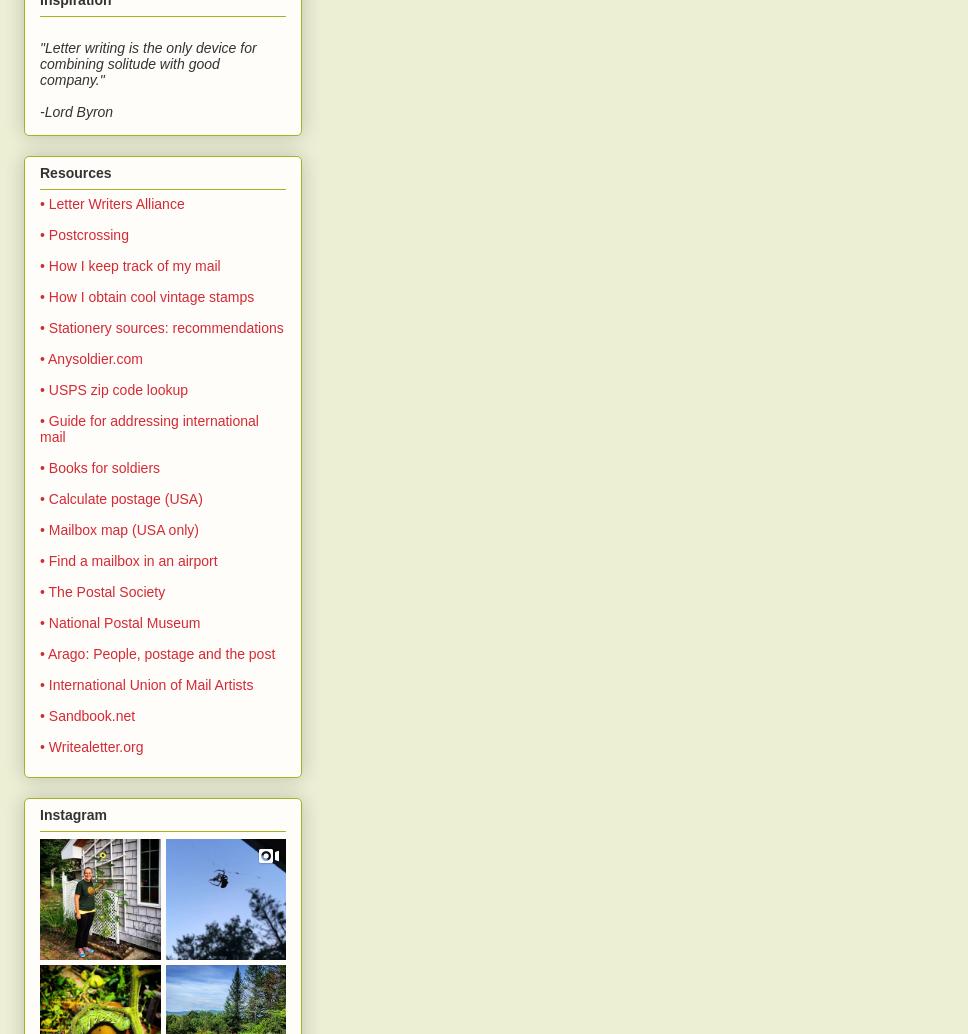 Image resolution: width=968 pixels, height=1034 pixels. I want to click on '• How I obtain cool vintage stamps', so click(146, 295).